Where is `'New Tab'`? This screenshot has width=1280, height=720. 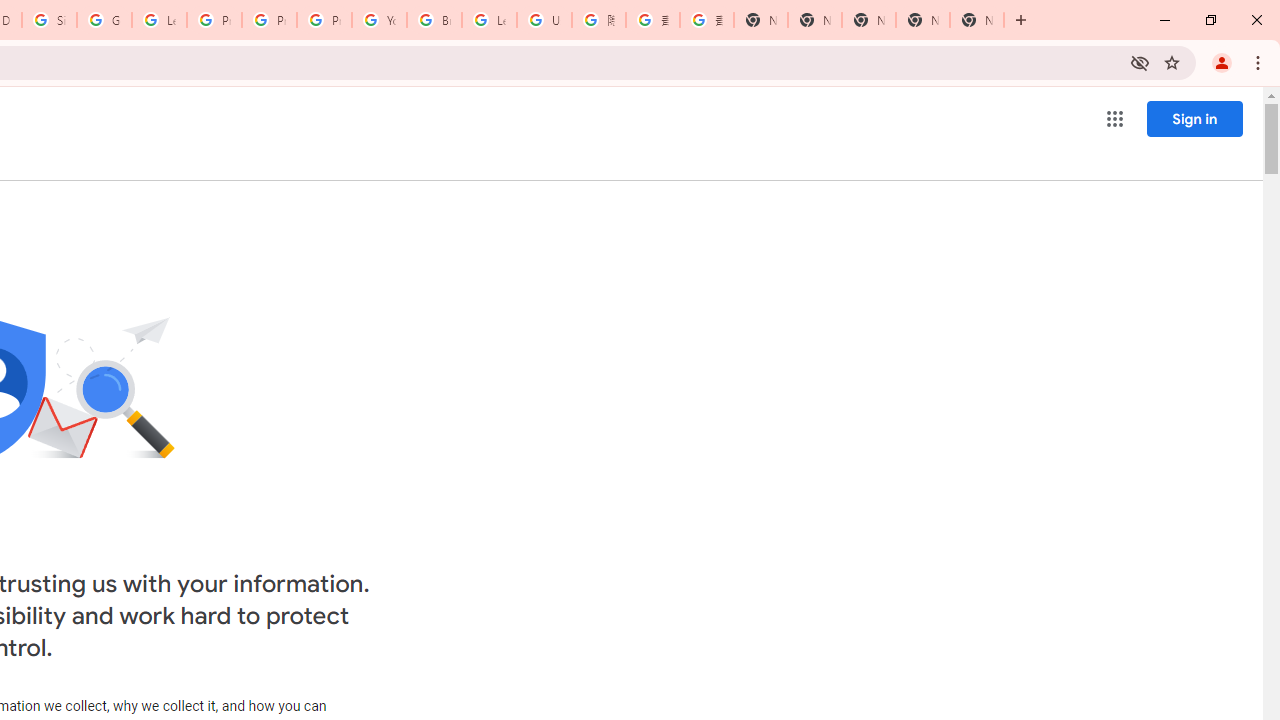
'New Tab' is located at coordinates (976, 20).